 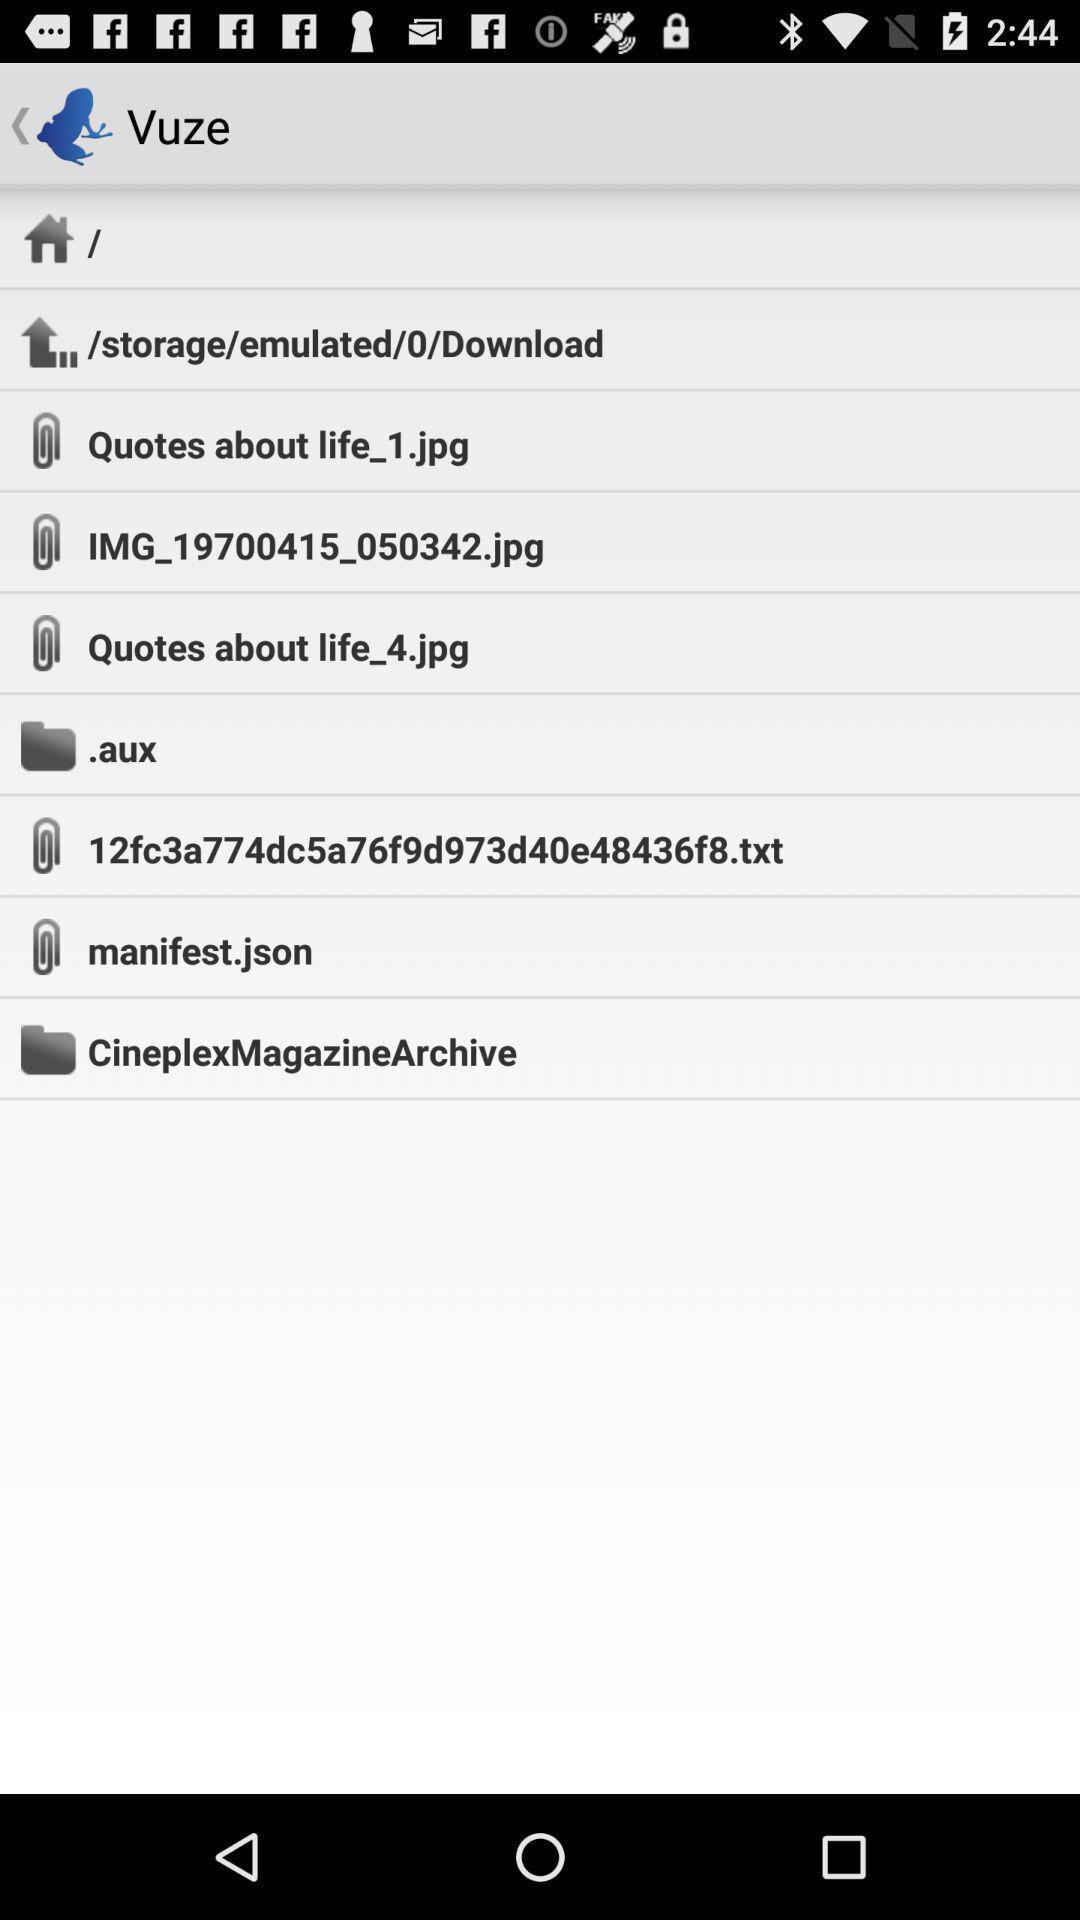 I want to click on manifest.json item, so click(x=200, y=949).